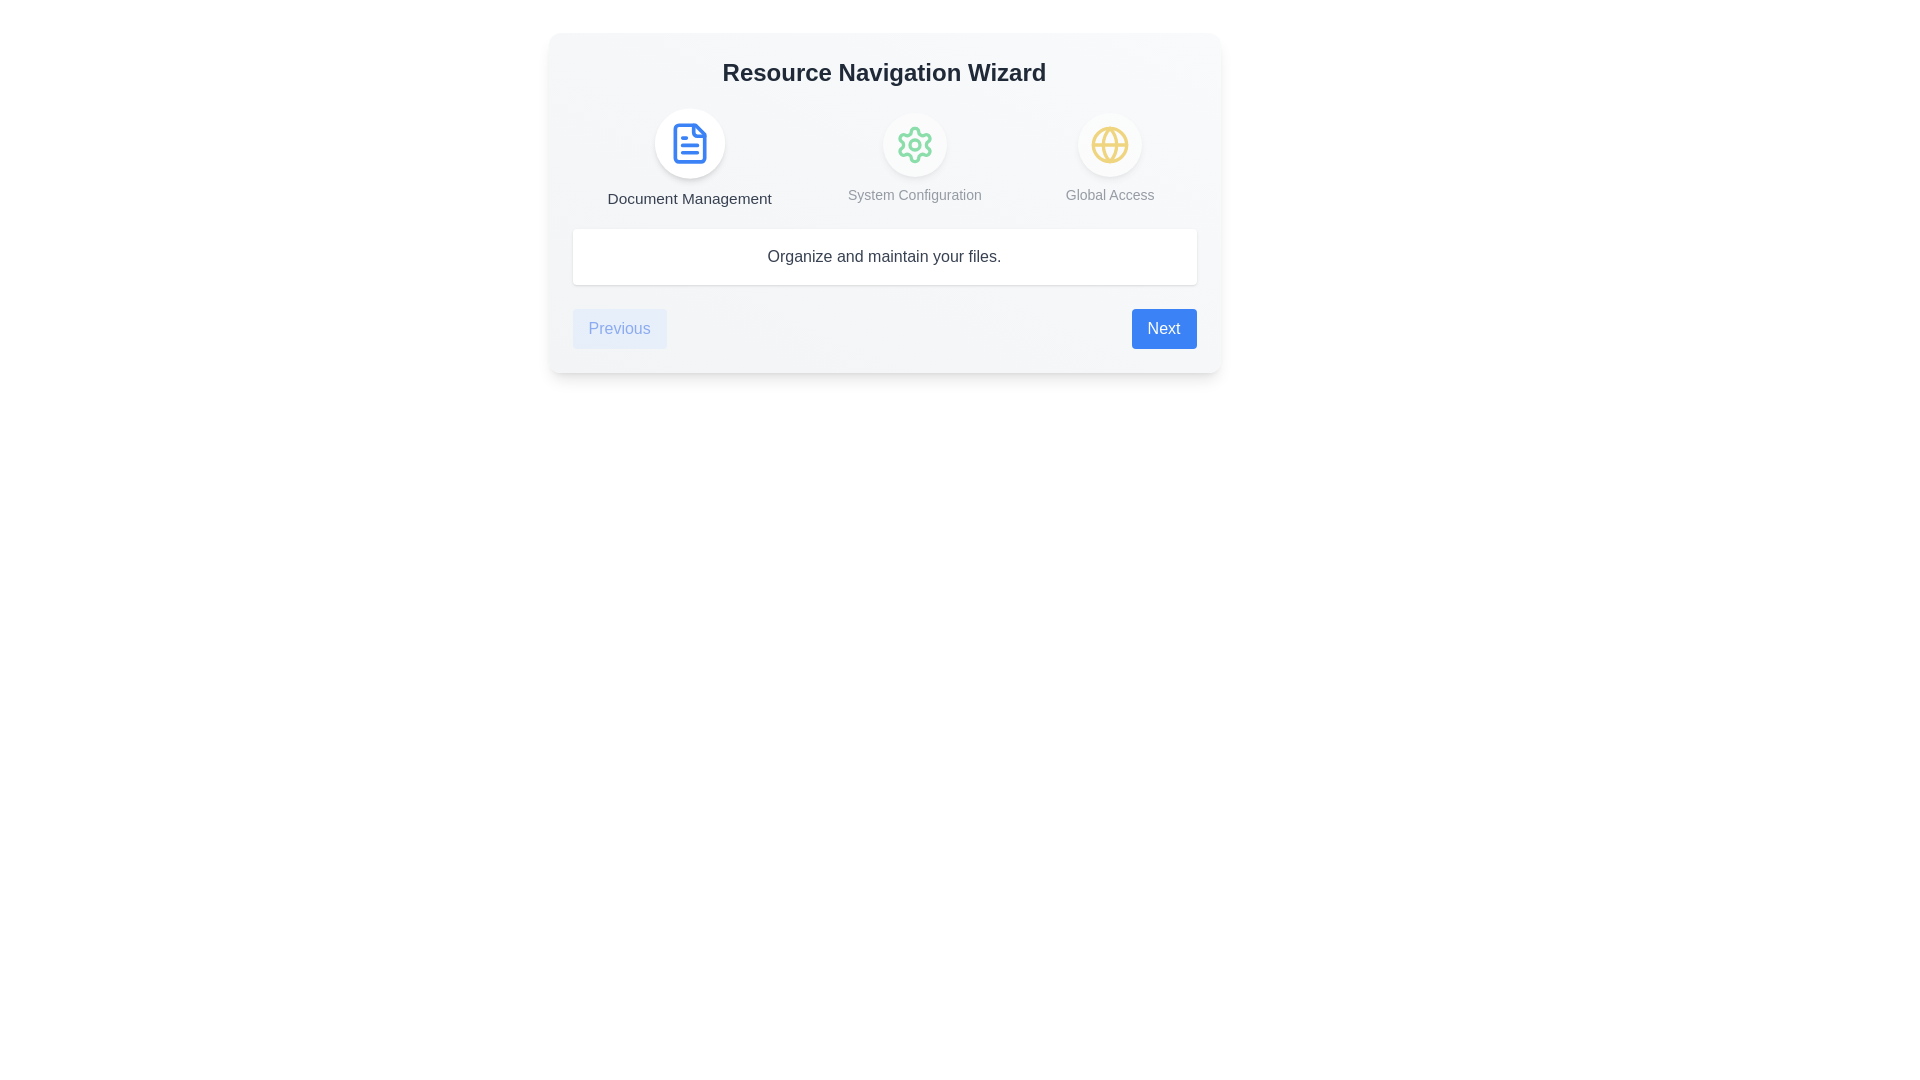 The image size is (1920, 1080). I want to click on the description text below the icons to read it, so click(883, 256).